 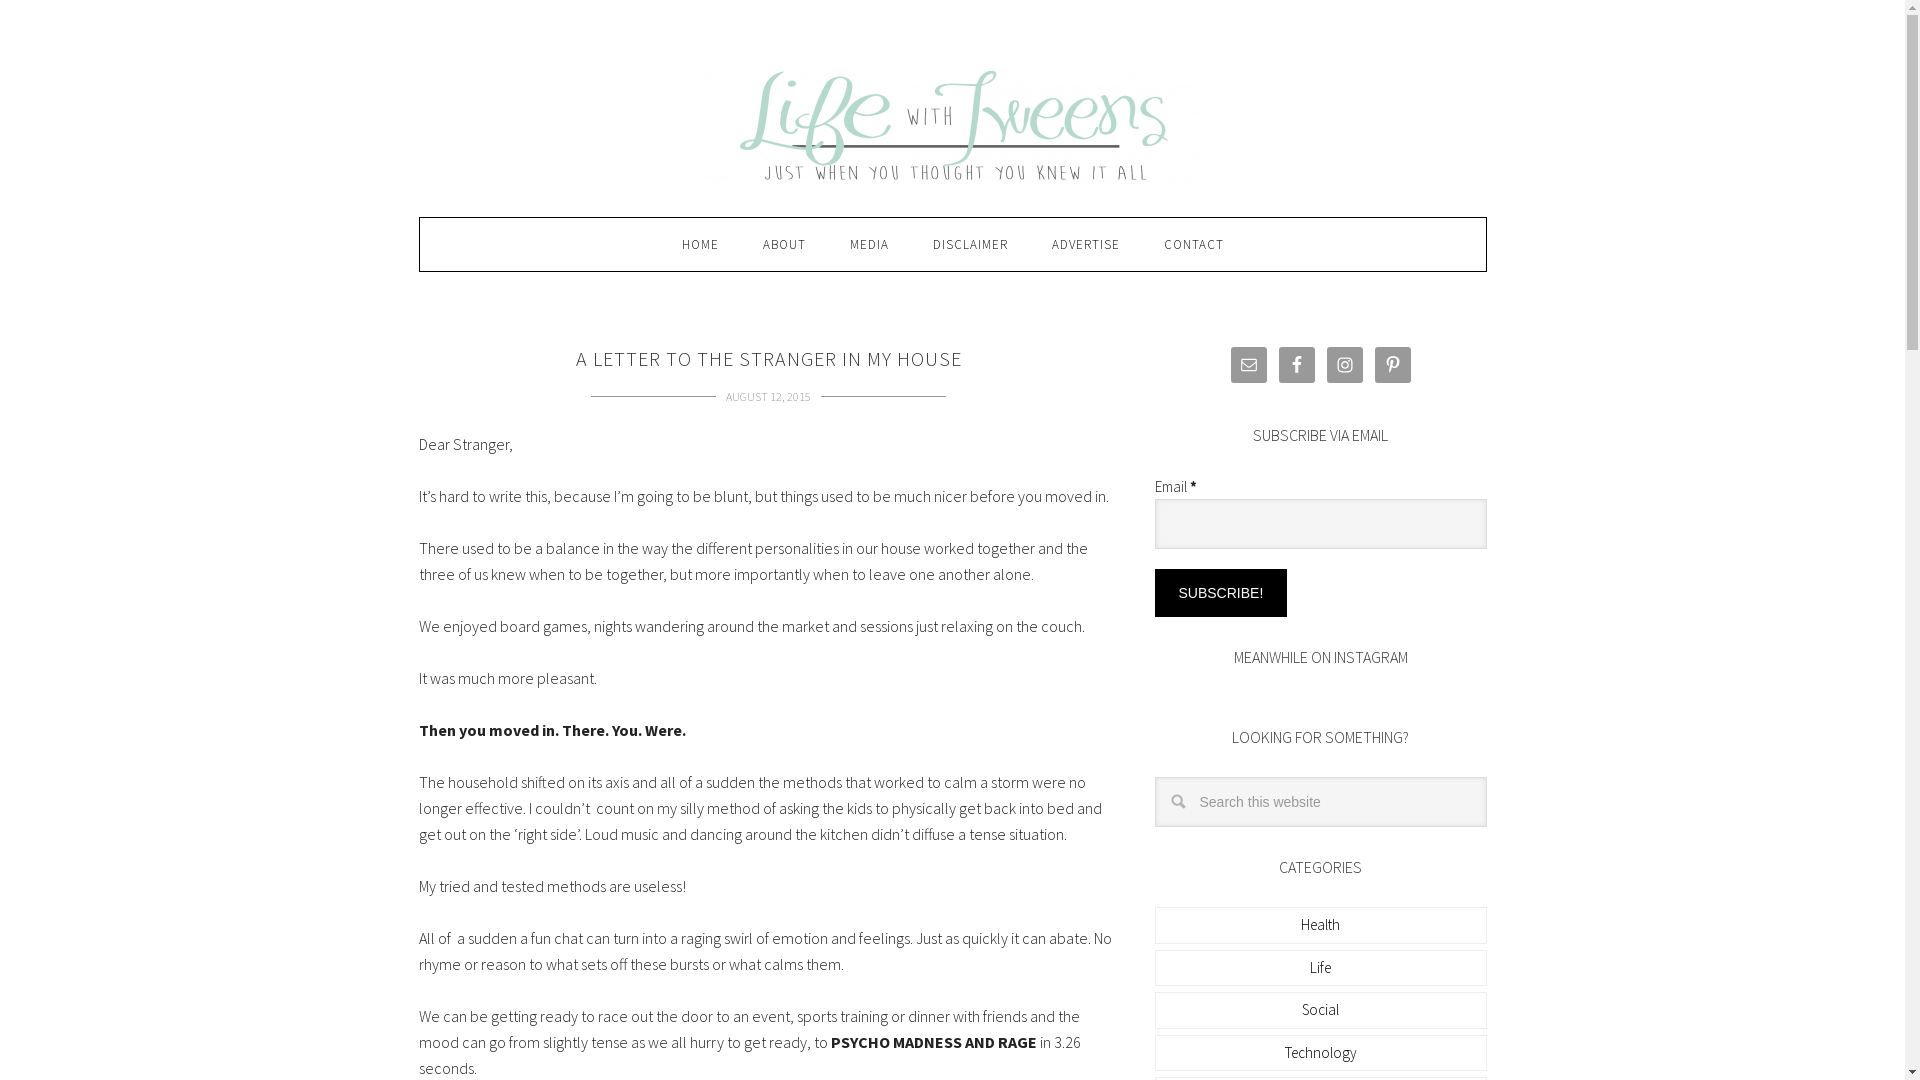 I want to click on 'MEDIA', so click(x=869, y=243).